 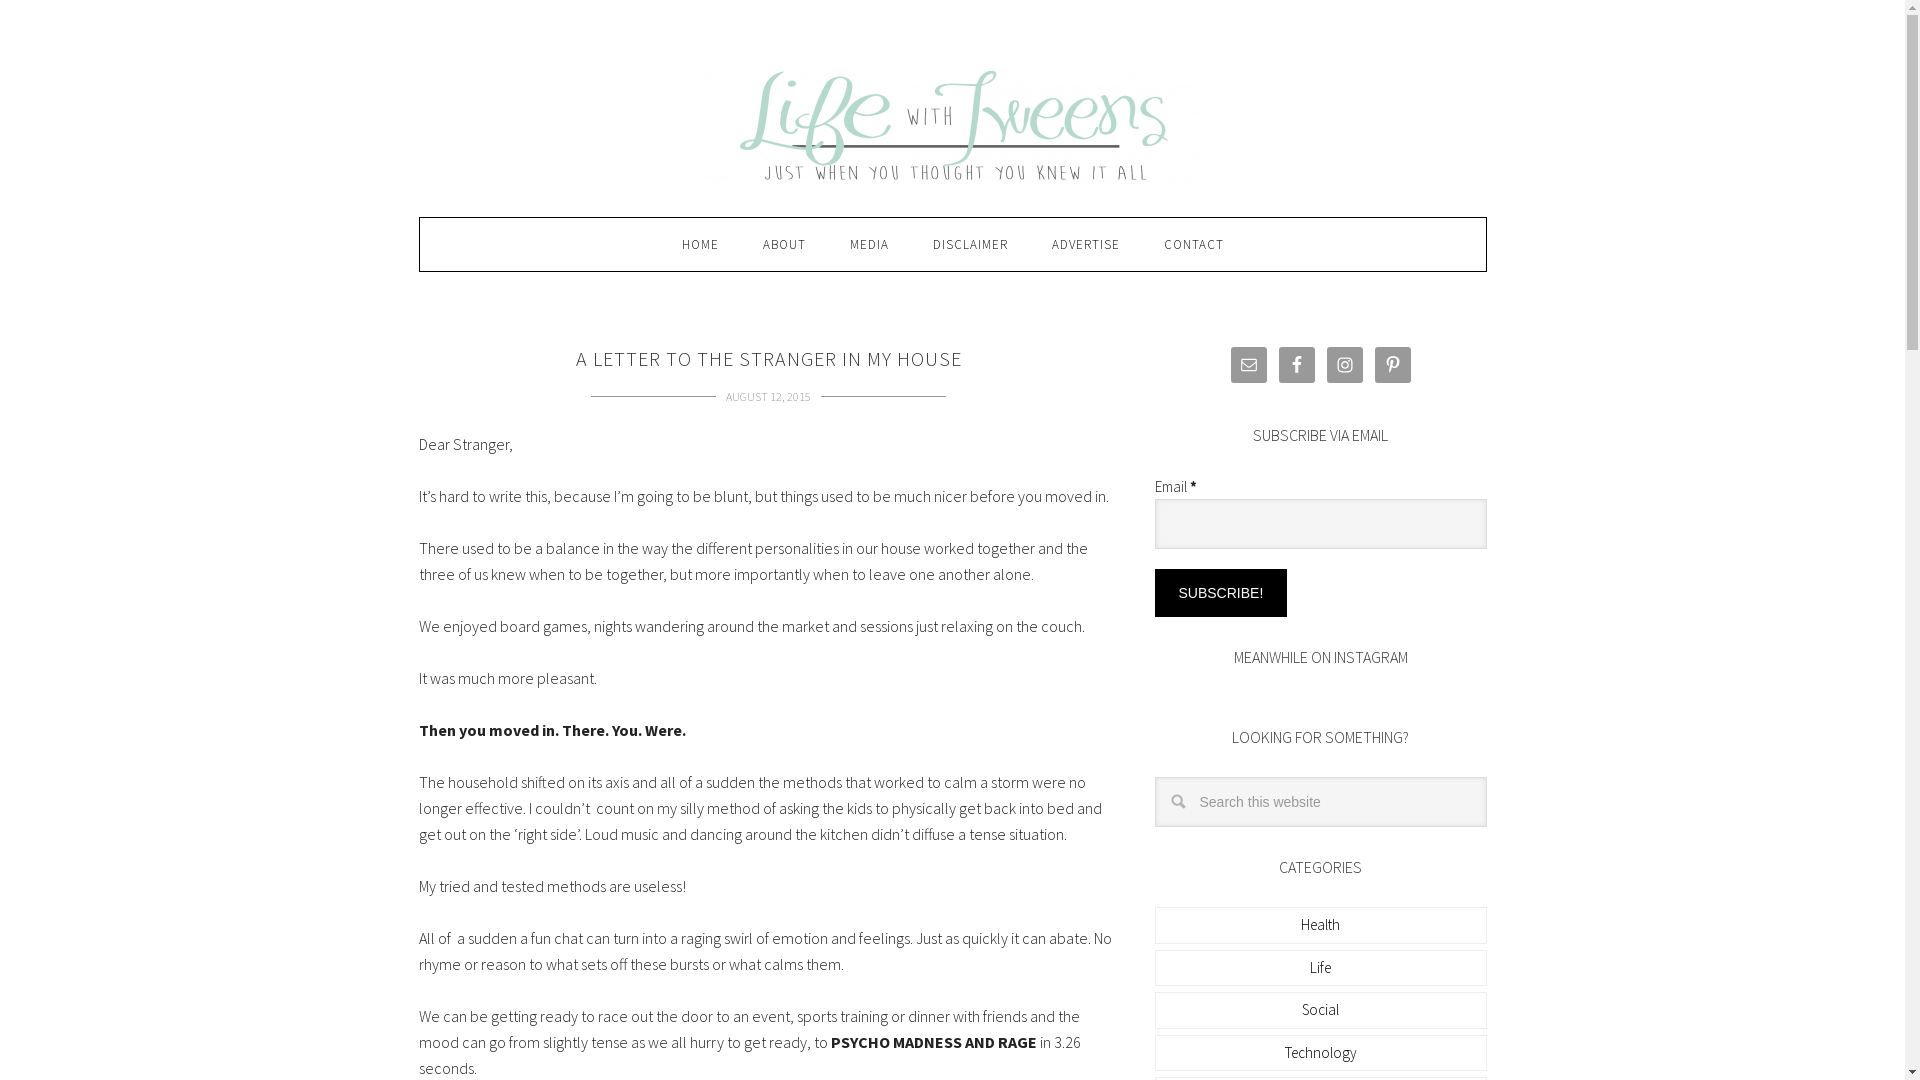 I want to click on 'MEDIA', so click(x=869, y=243).